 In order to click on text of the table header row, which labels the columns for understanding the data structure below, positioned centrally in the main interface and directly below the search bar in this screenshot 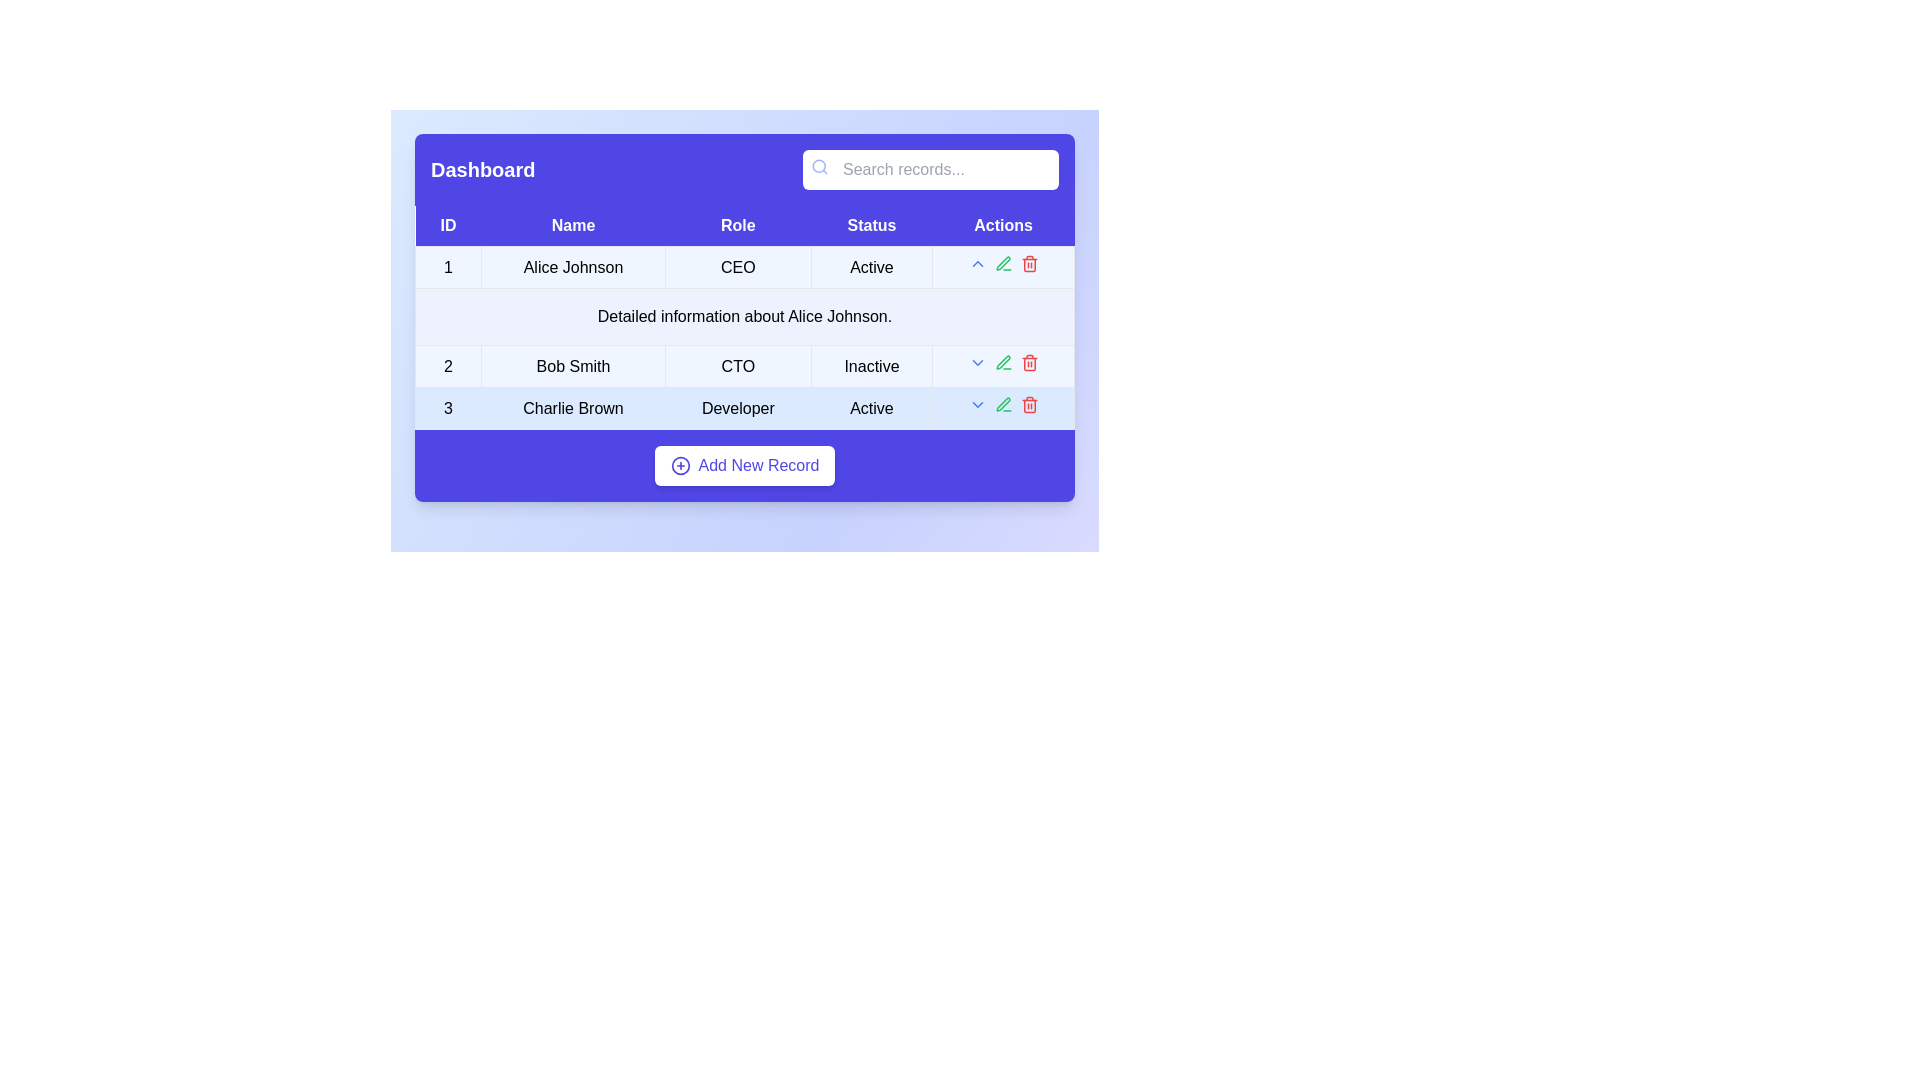, I will do `click(743, 225)`.